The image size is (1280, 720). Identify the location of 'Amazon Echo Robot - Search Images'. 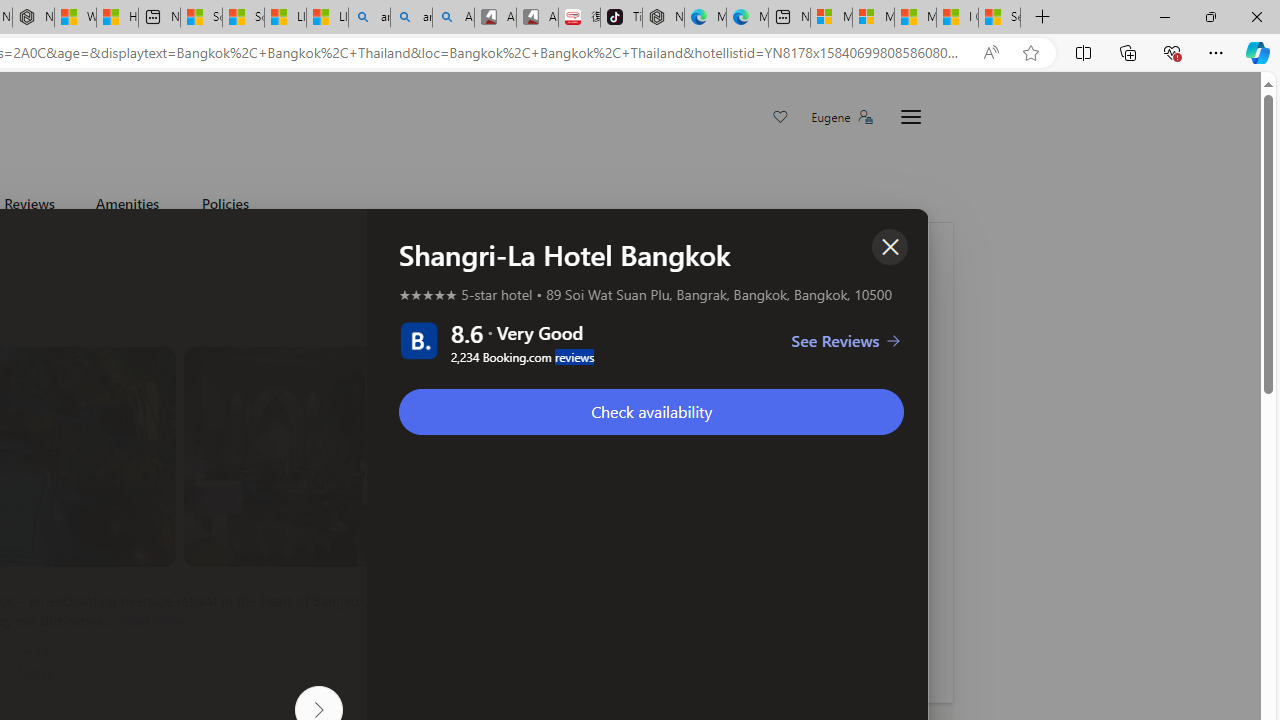
(452, 17).